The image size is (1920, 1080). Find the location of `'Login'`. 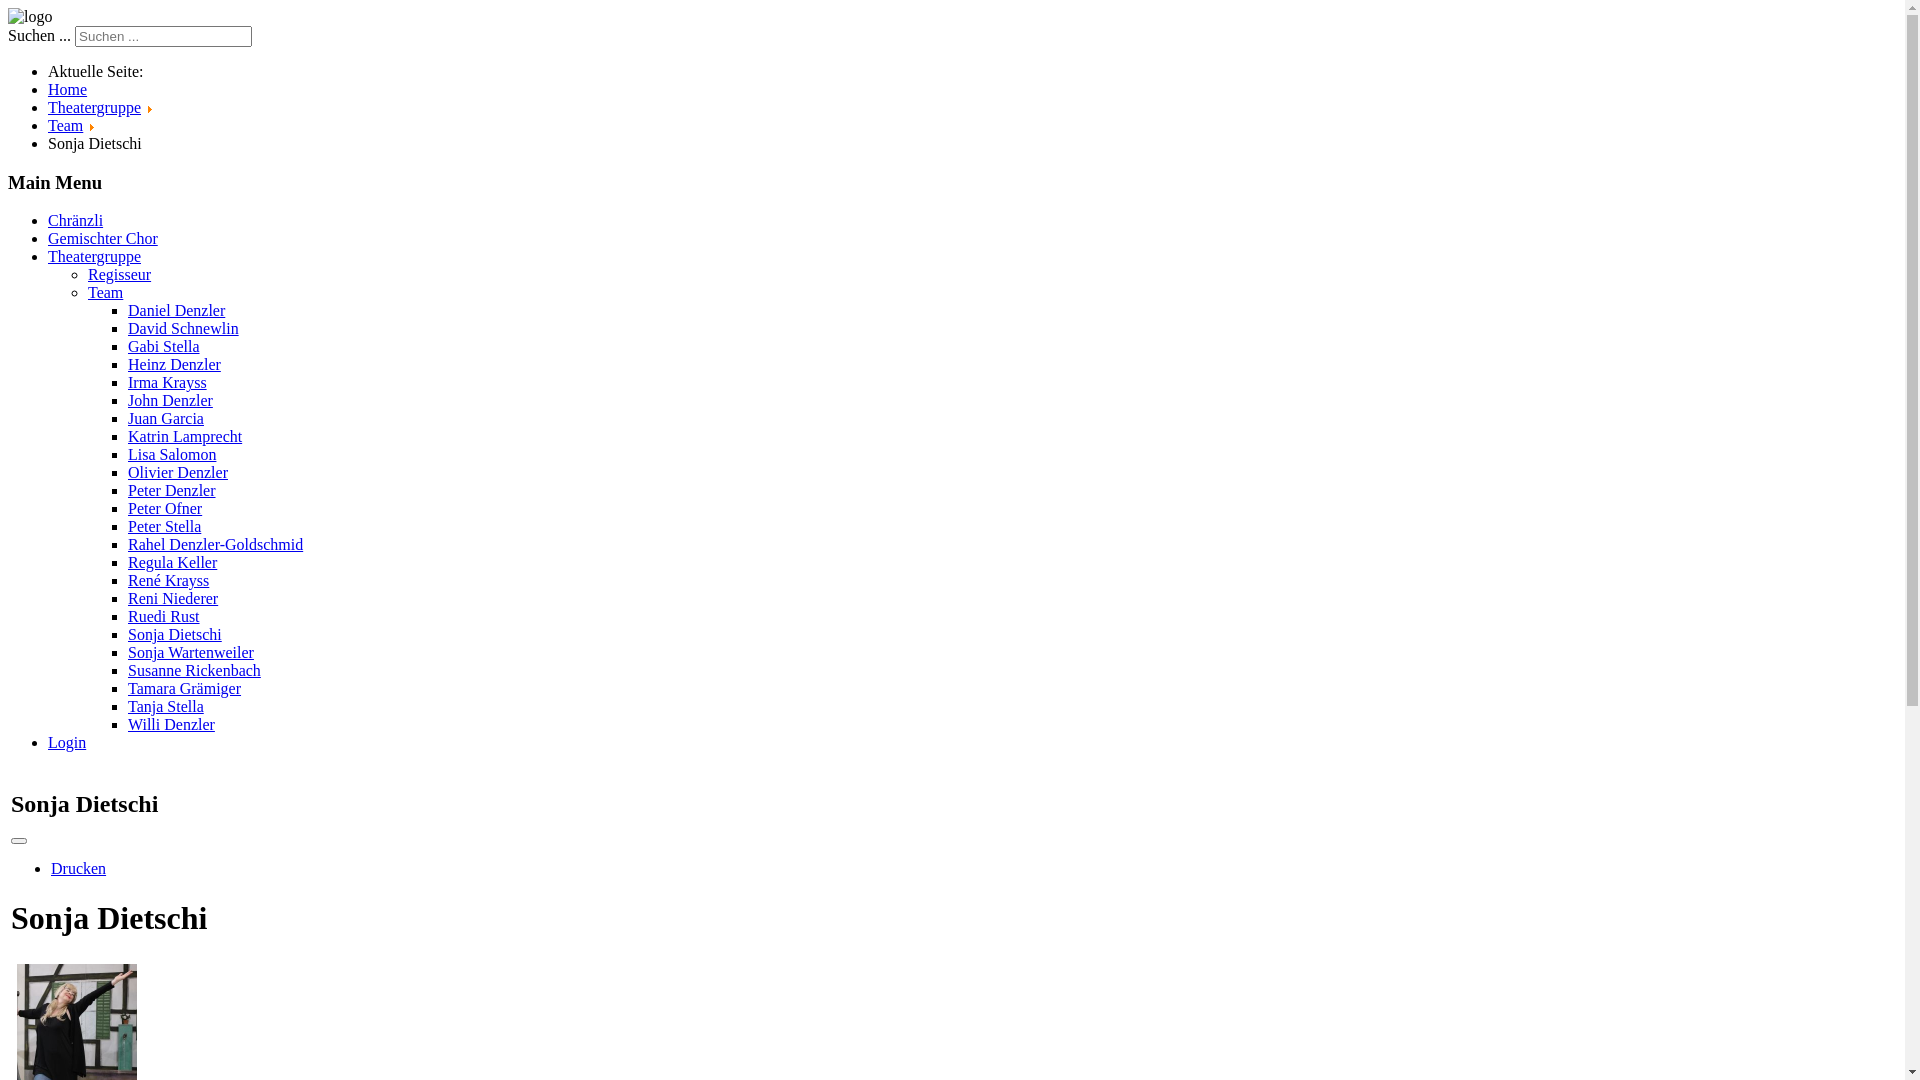

'Login' is located at coordinates (67, 742).